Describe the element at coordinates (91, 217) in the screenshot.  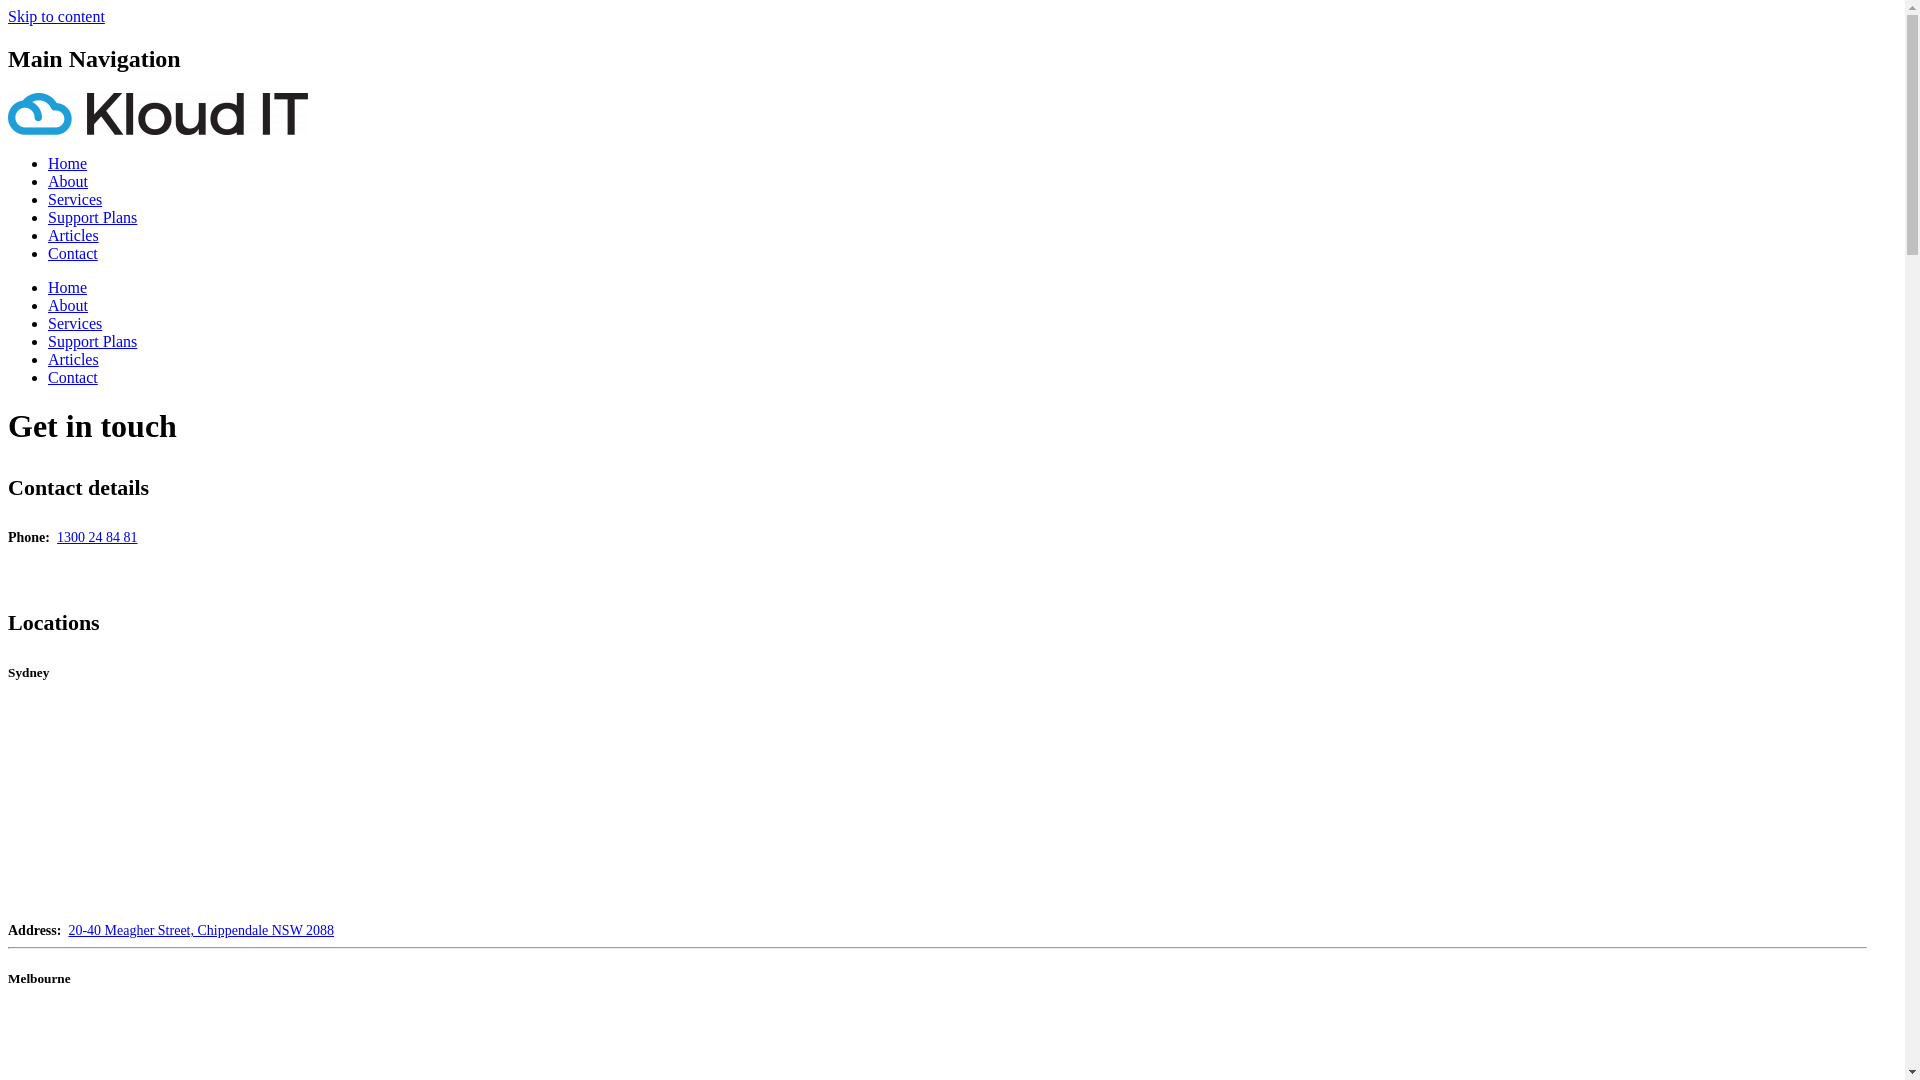
I see `'Support Plans'` at that location.